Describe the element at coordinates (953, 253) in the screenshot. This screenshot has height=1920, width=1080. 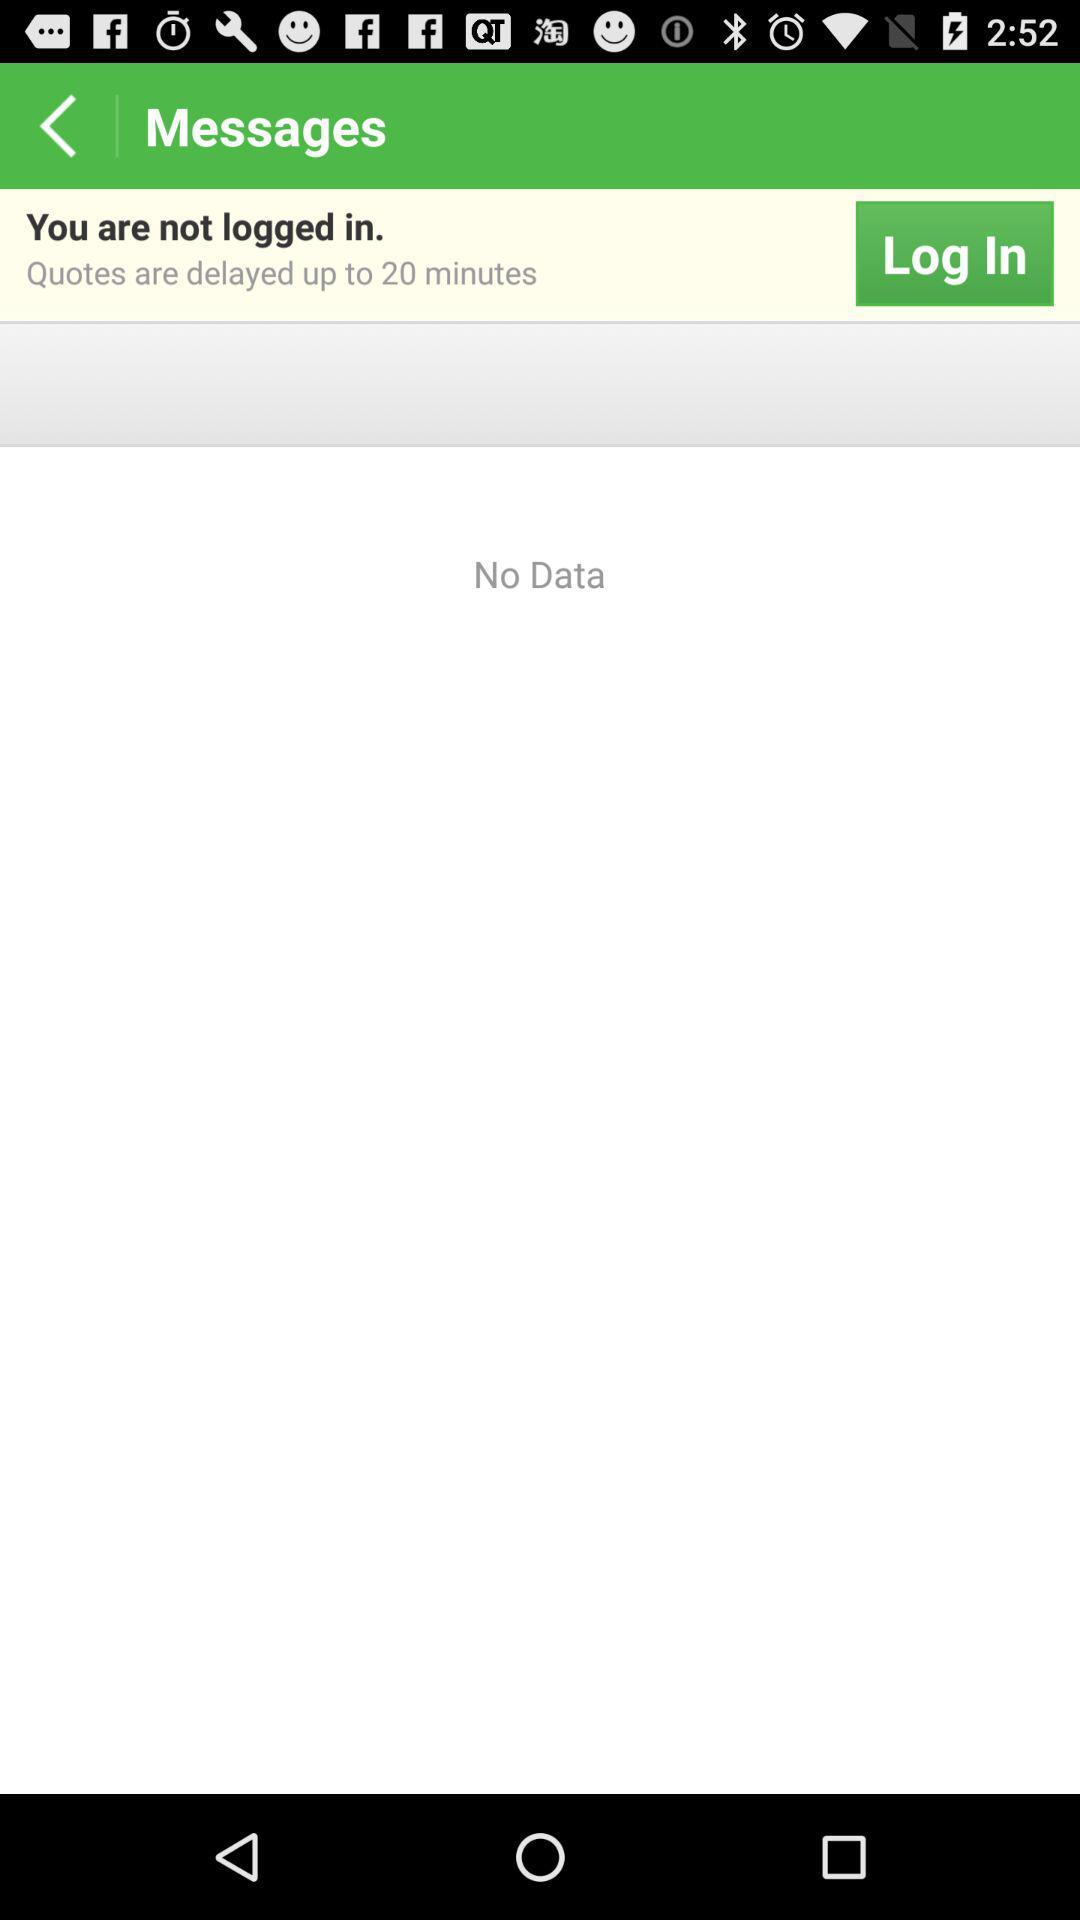
I see `the log in at the top right corner` at that location.